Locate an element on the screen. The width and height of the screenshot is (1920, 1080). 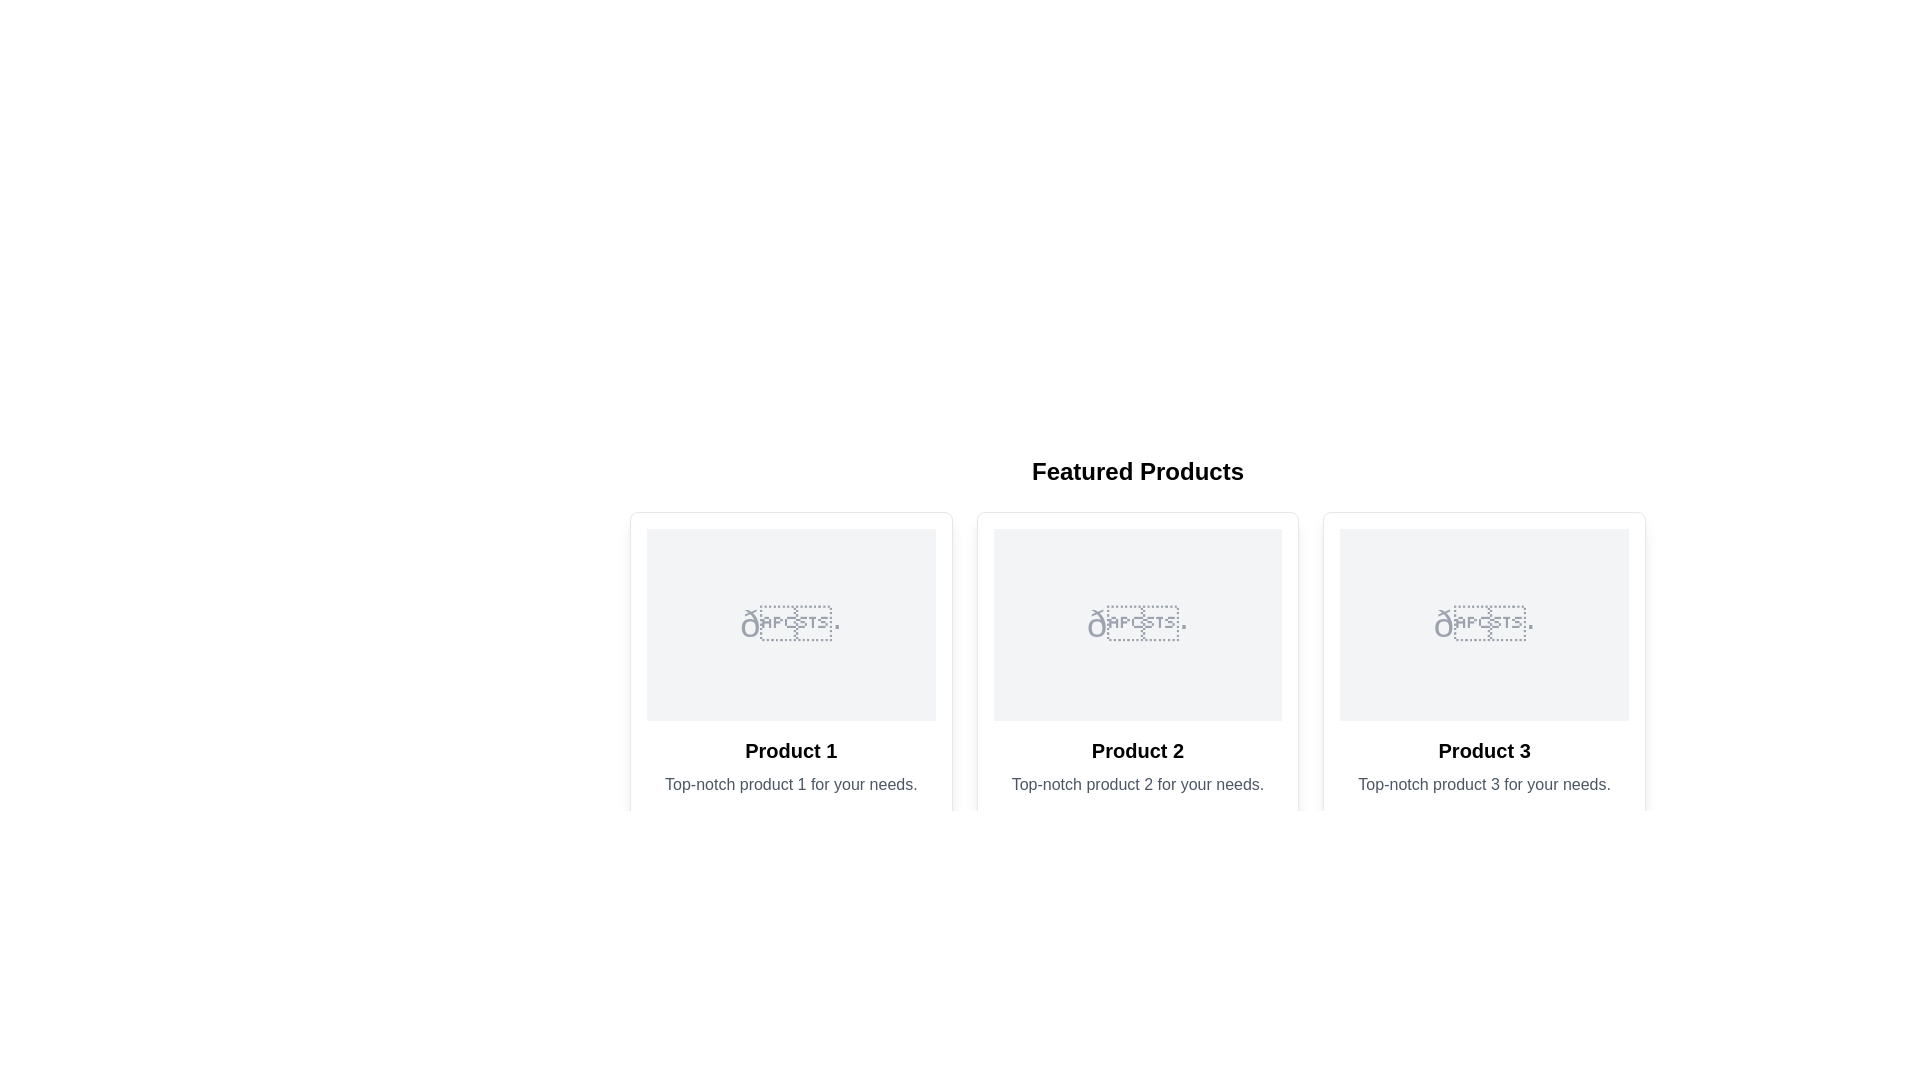
the text of the bold text label located under the image placeholder and above the descriptive line of text is located at coordinates (790, 751).